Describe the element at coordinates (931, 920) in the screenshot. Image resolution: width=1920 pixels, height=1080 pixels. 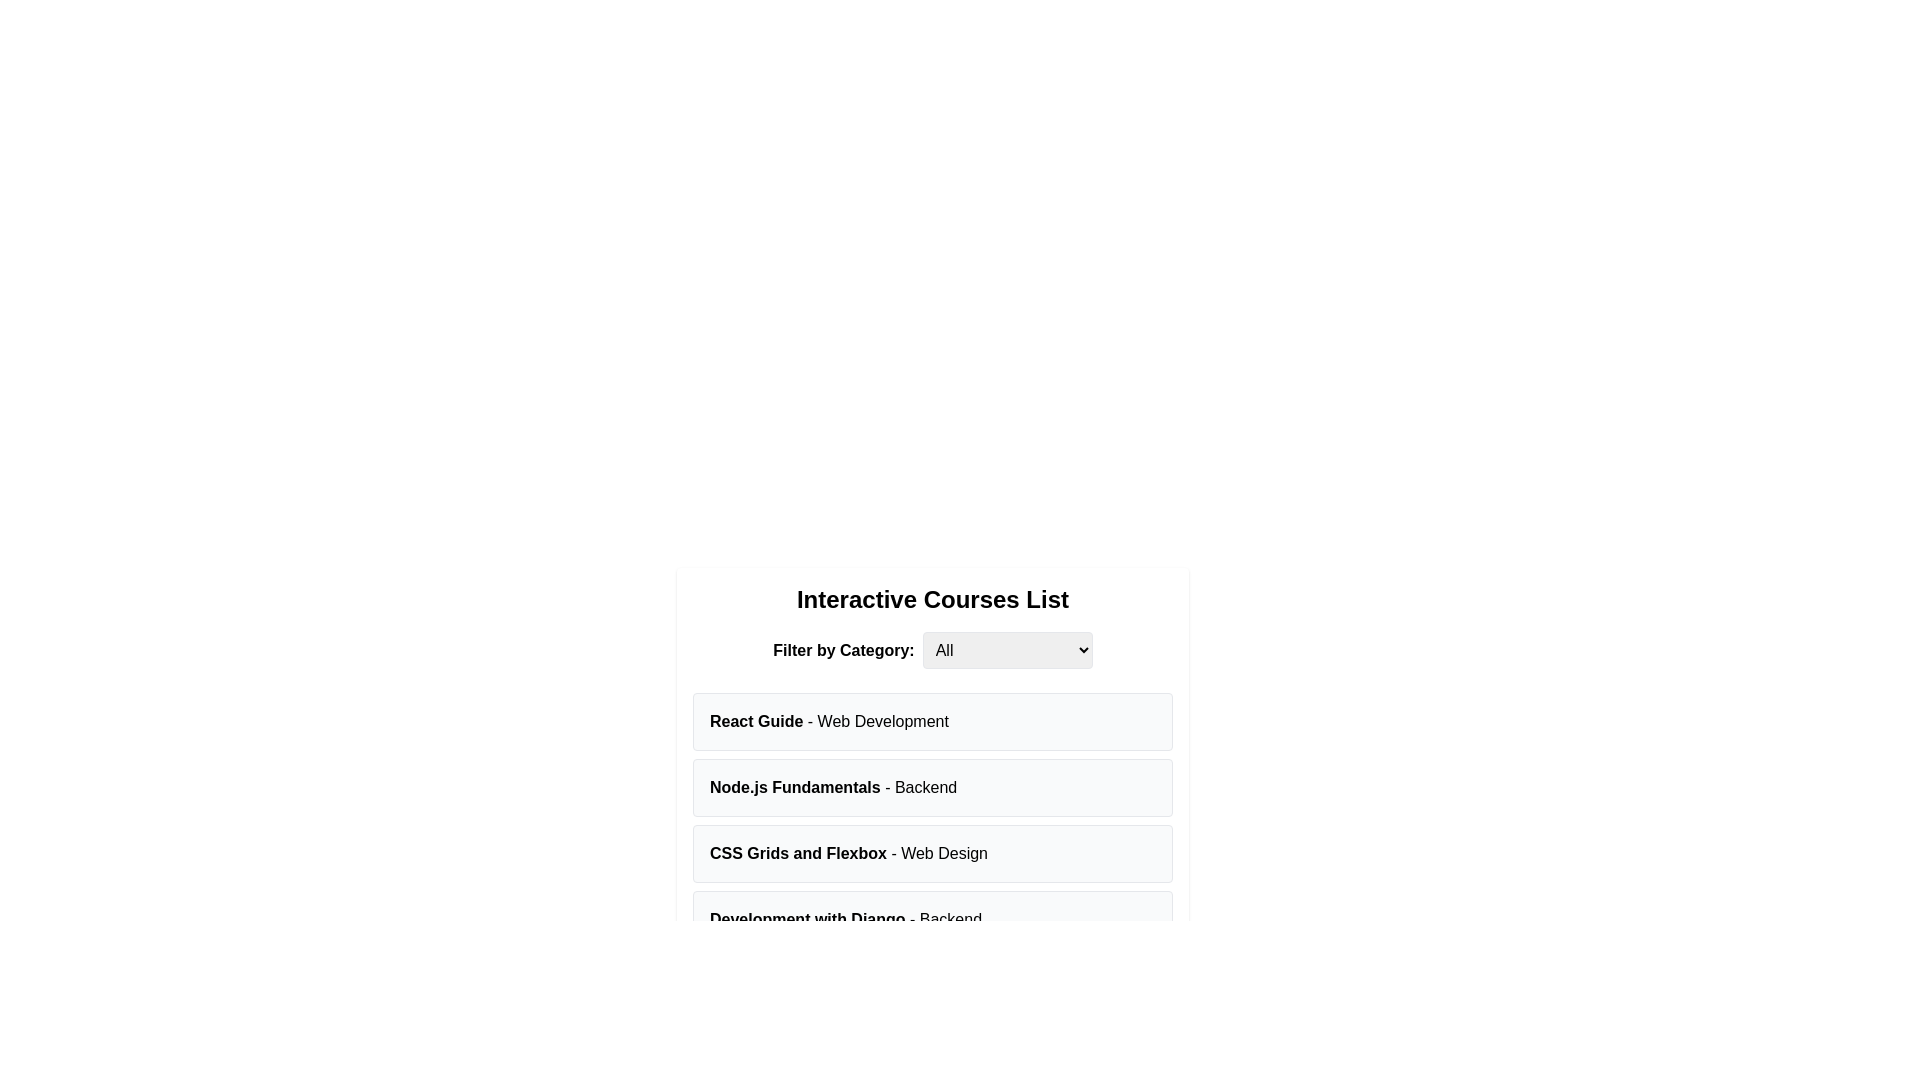
I see `the fourth list item labeled 'Development with Django - Backend', which is a horizontally-aligned rectangular box with rounded corners and a light gray background` at that location.